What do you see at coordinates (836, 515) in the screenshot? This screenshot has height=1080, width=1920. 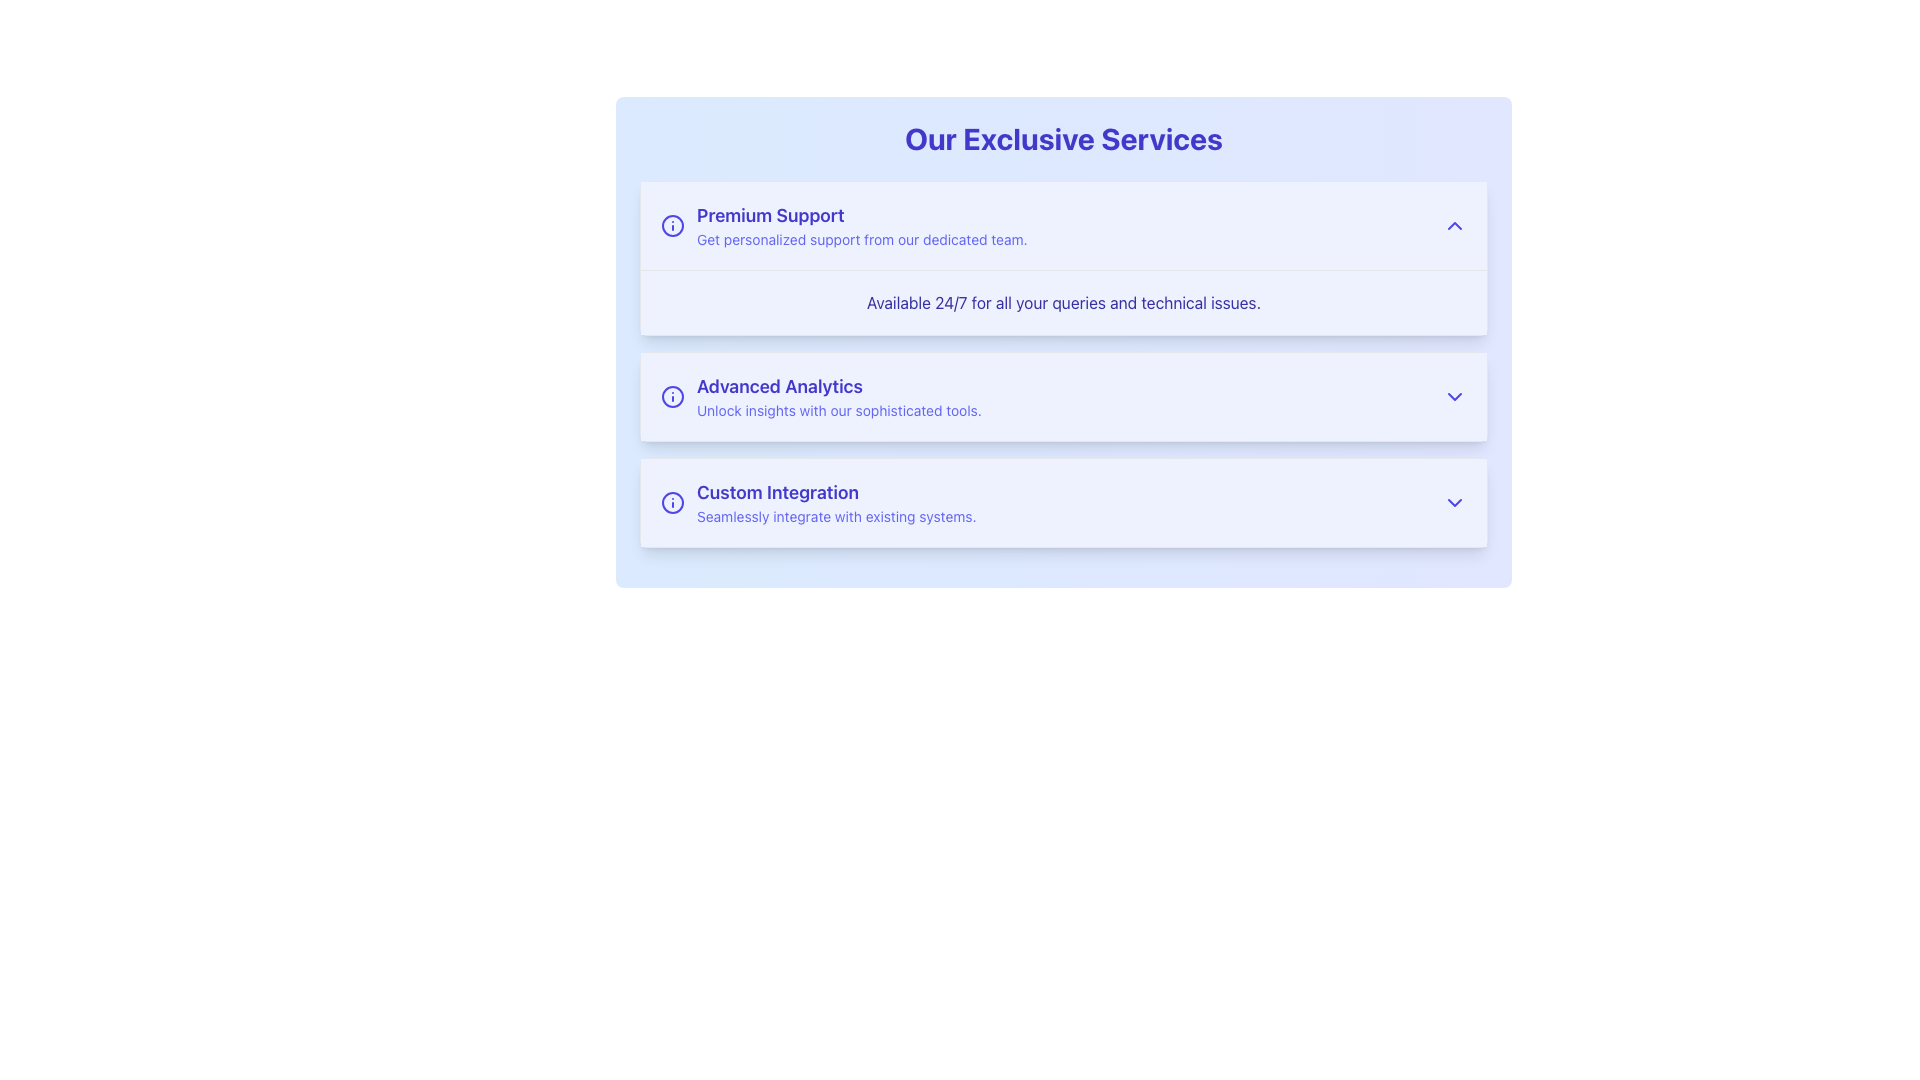 I see `text string 'Seamlessly integrate with existing systems.' which is positioned as the subtitle under the 'Custom Integration' section, styled in a small indigo font` at bounding box center [836, 515].